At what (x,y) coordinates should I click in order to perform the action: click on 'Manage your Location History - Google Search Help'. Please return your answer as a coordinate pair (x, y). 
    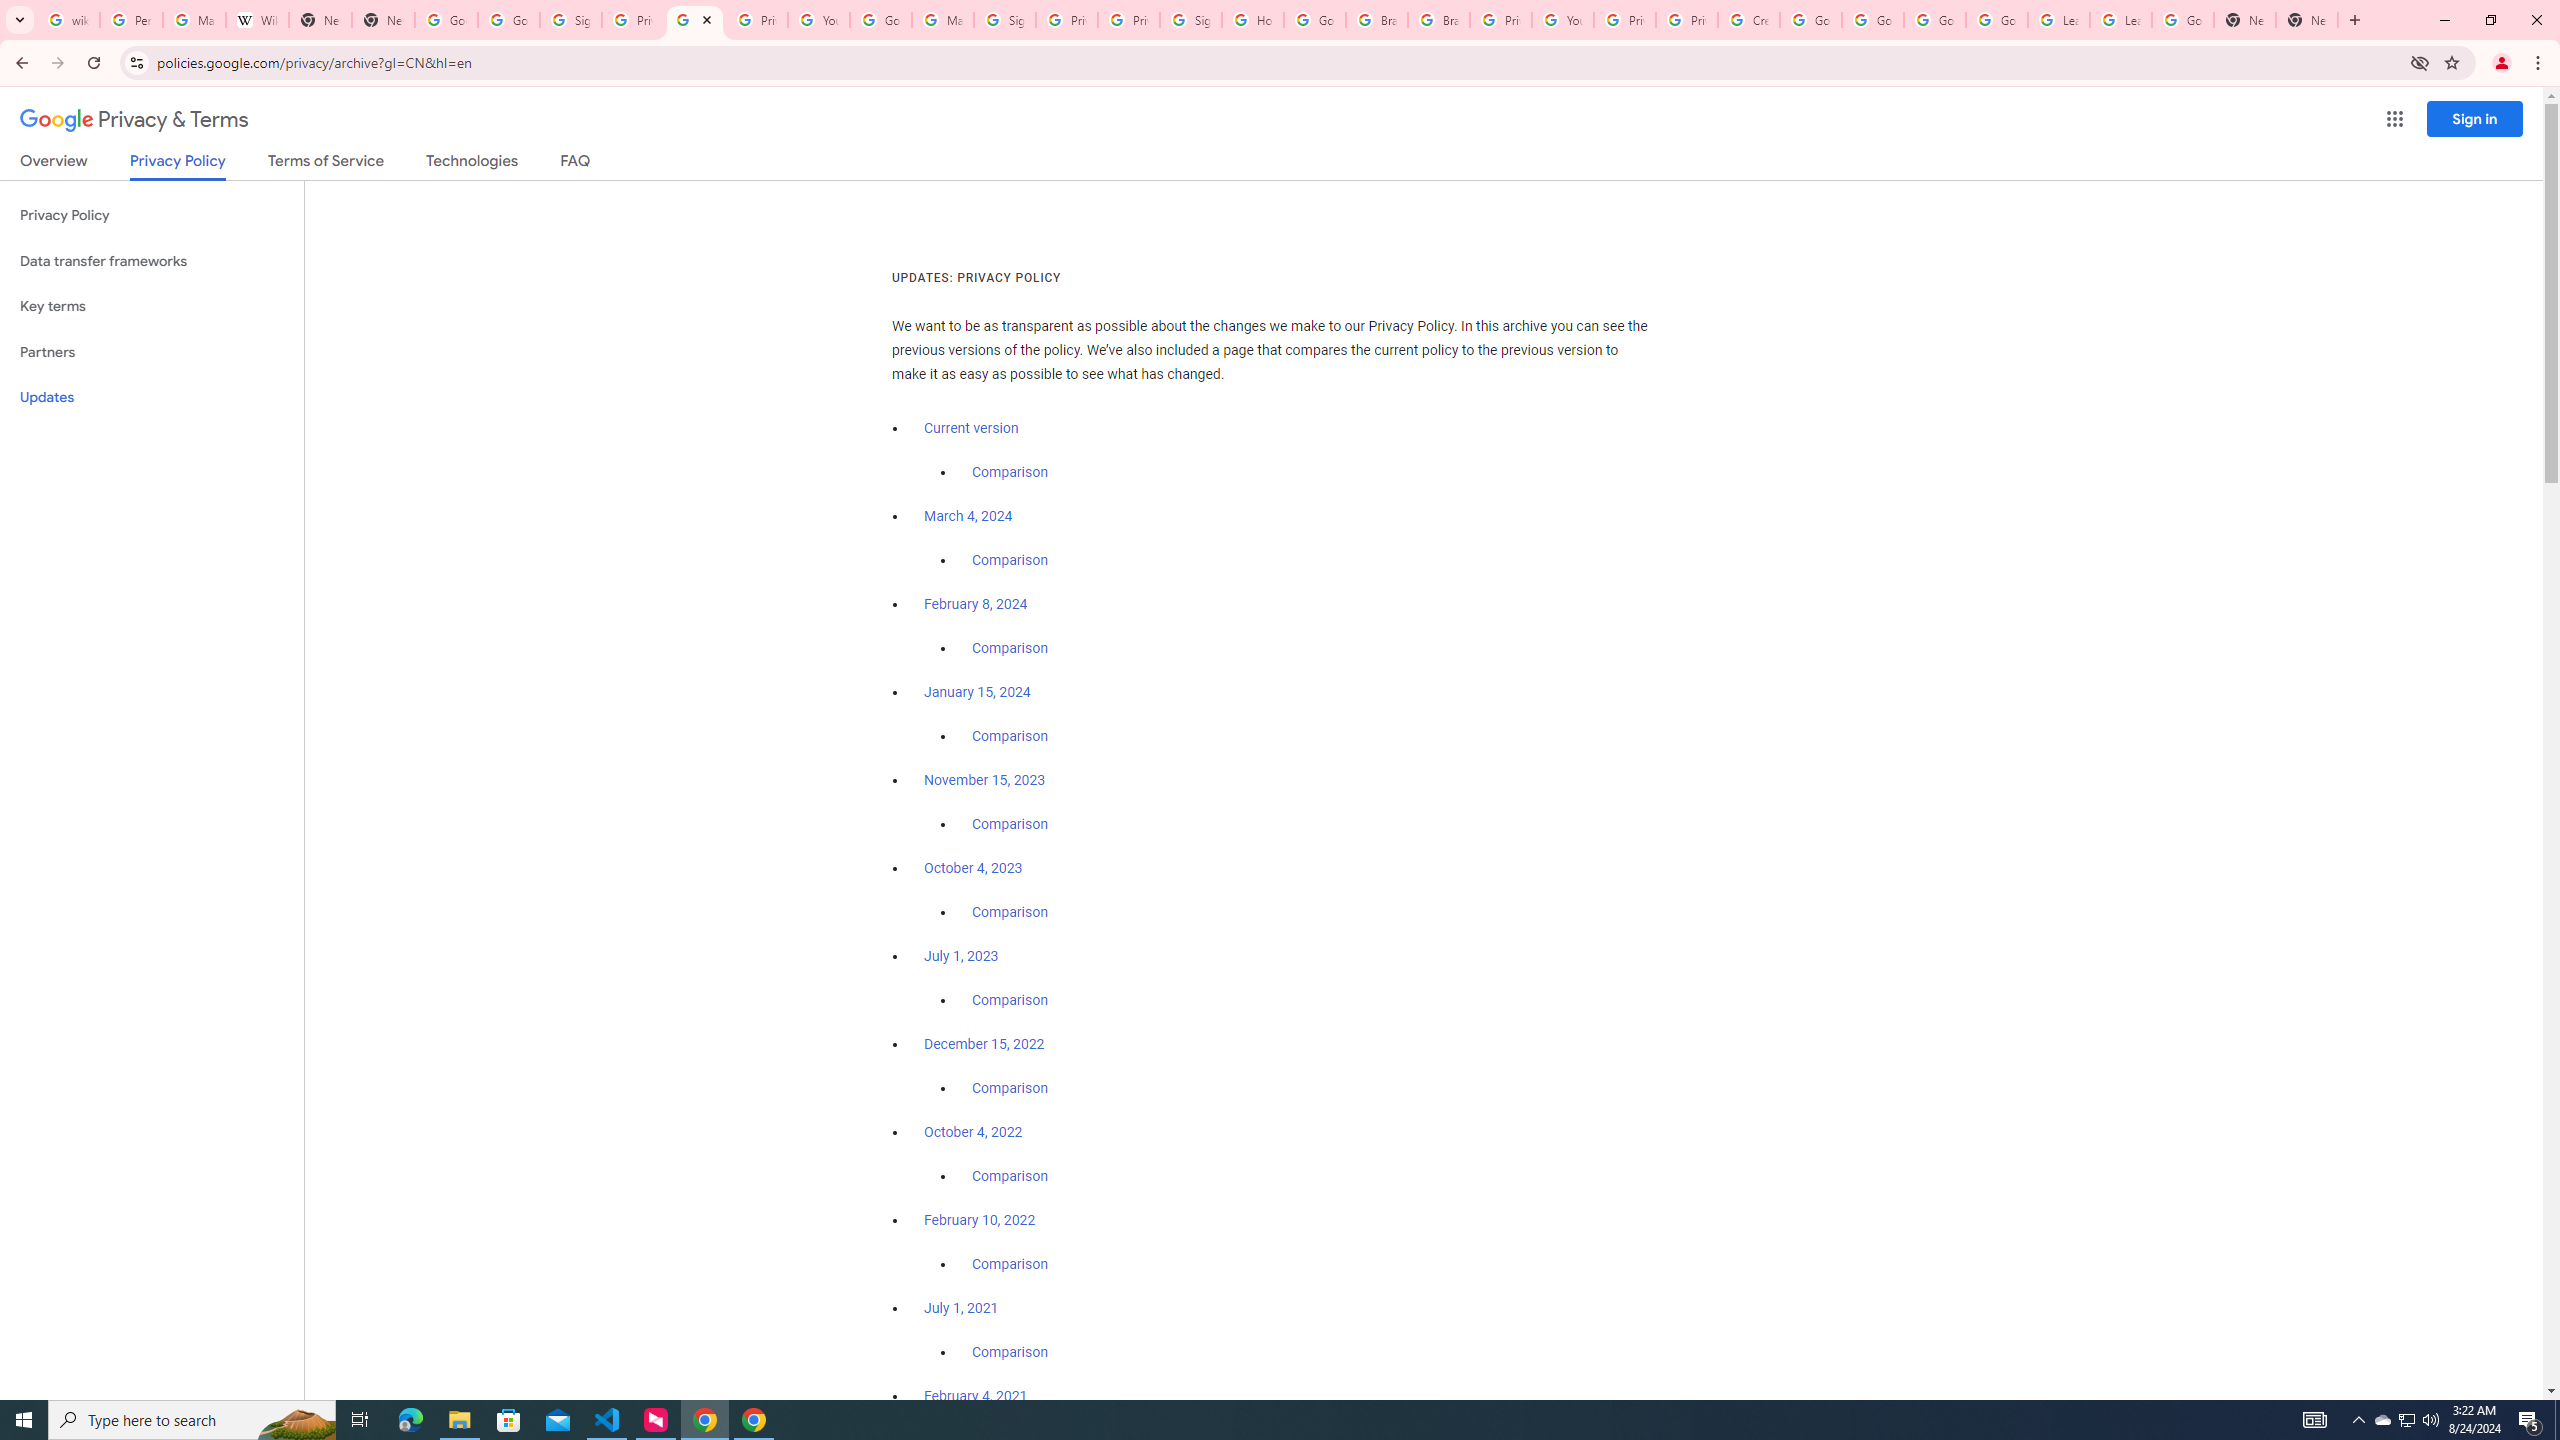
    Looking at the image, I should click on (193, 19).